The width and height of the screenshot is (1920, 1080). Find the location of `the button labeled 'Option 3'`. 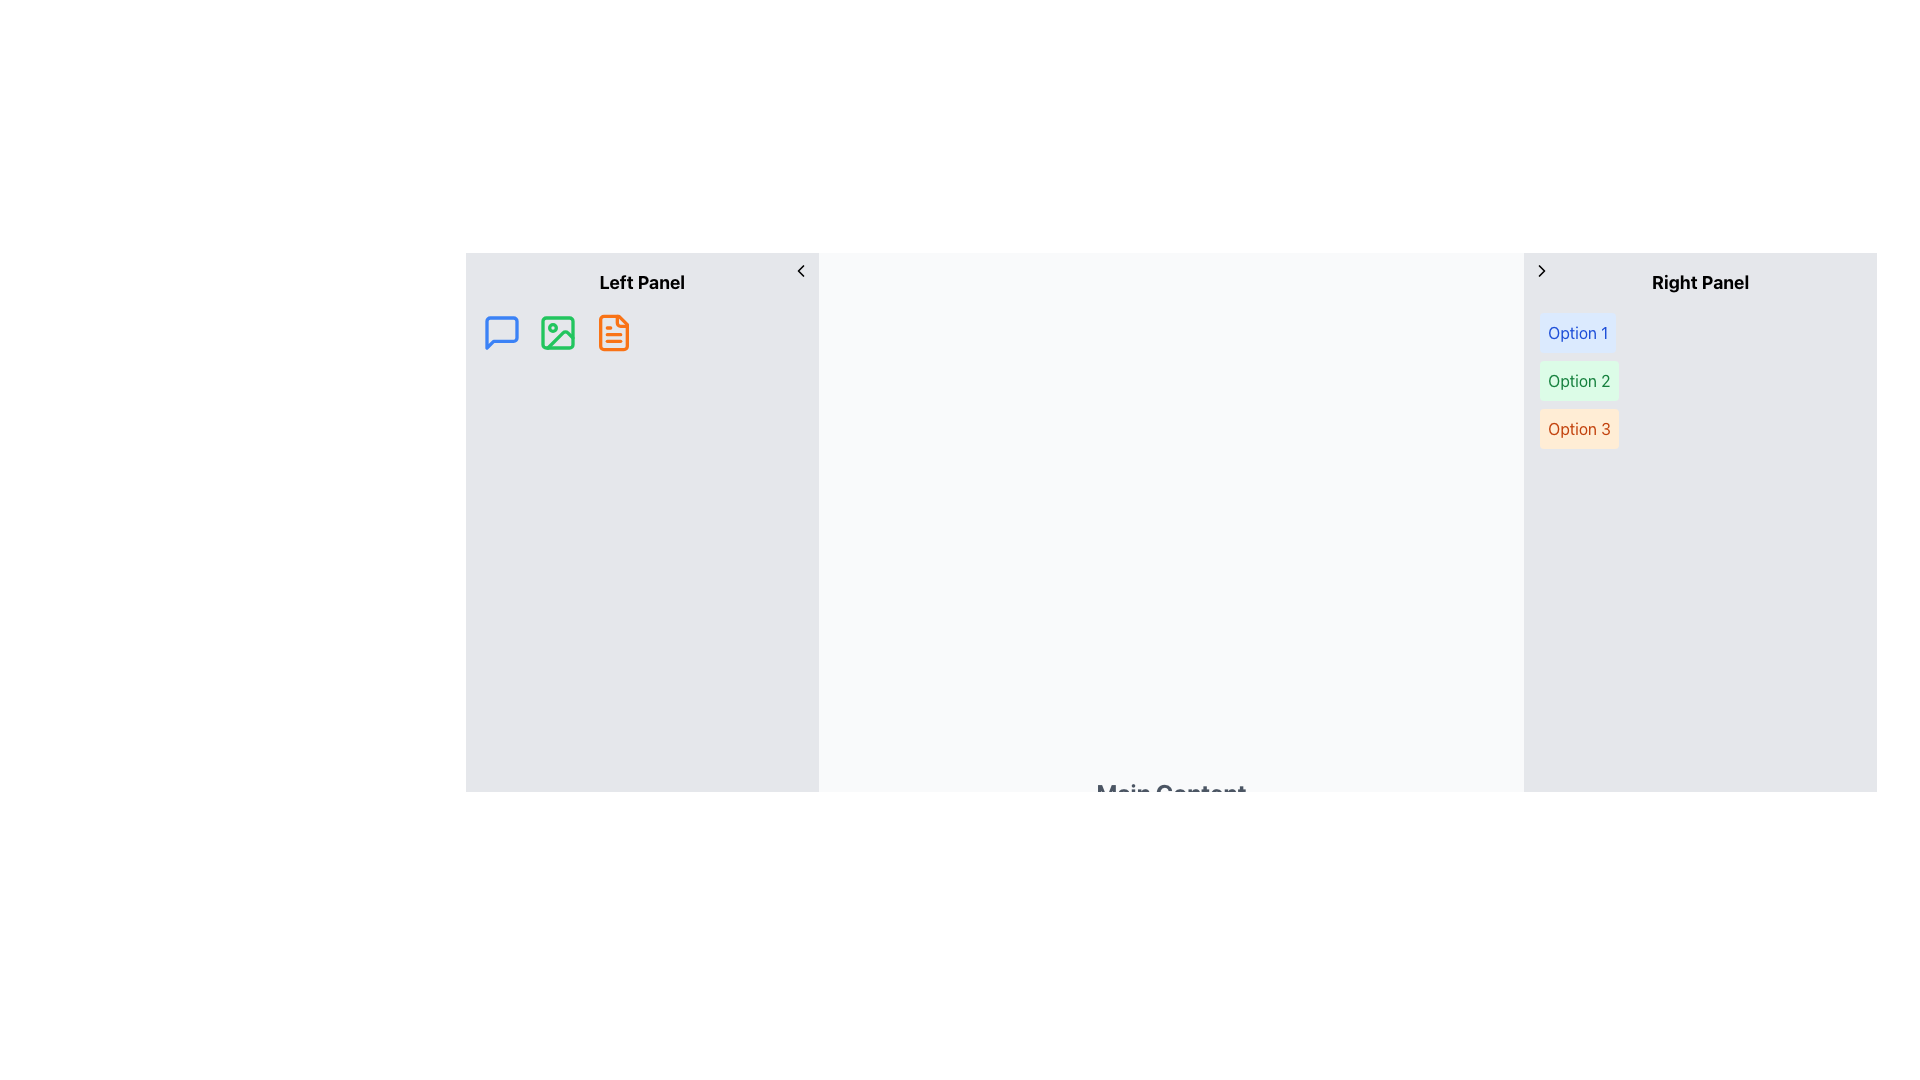

the button labeled 'Option 3' is located at coordinates (1578, 427).